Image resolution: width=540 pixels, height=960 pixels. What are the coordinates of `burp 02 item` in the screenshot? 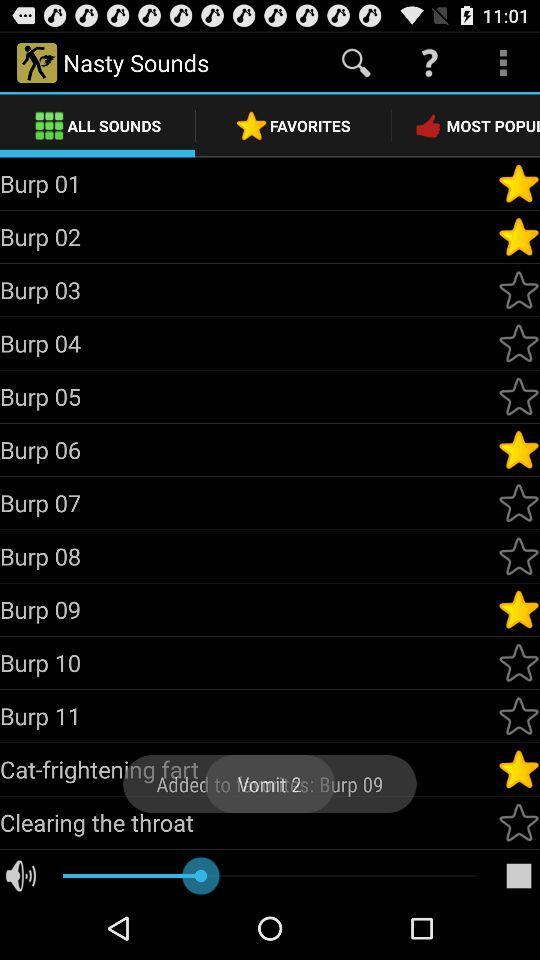 It's located at (248, 236).